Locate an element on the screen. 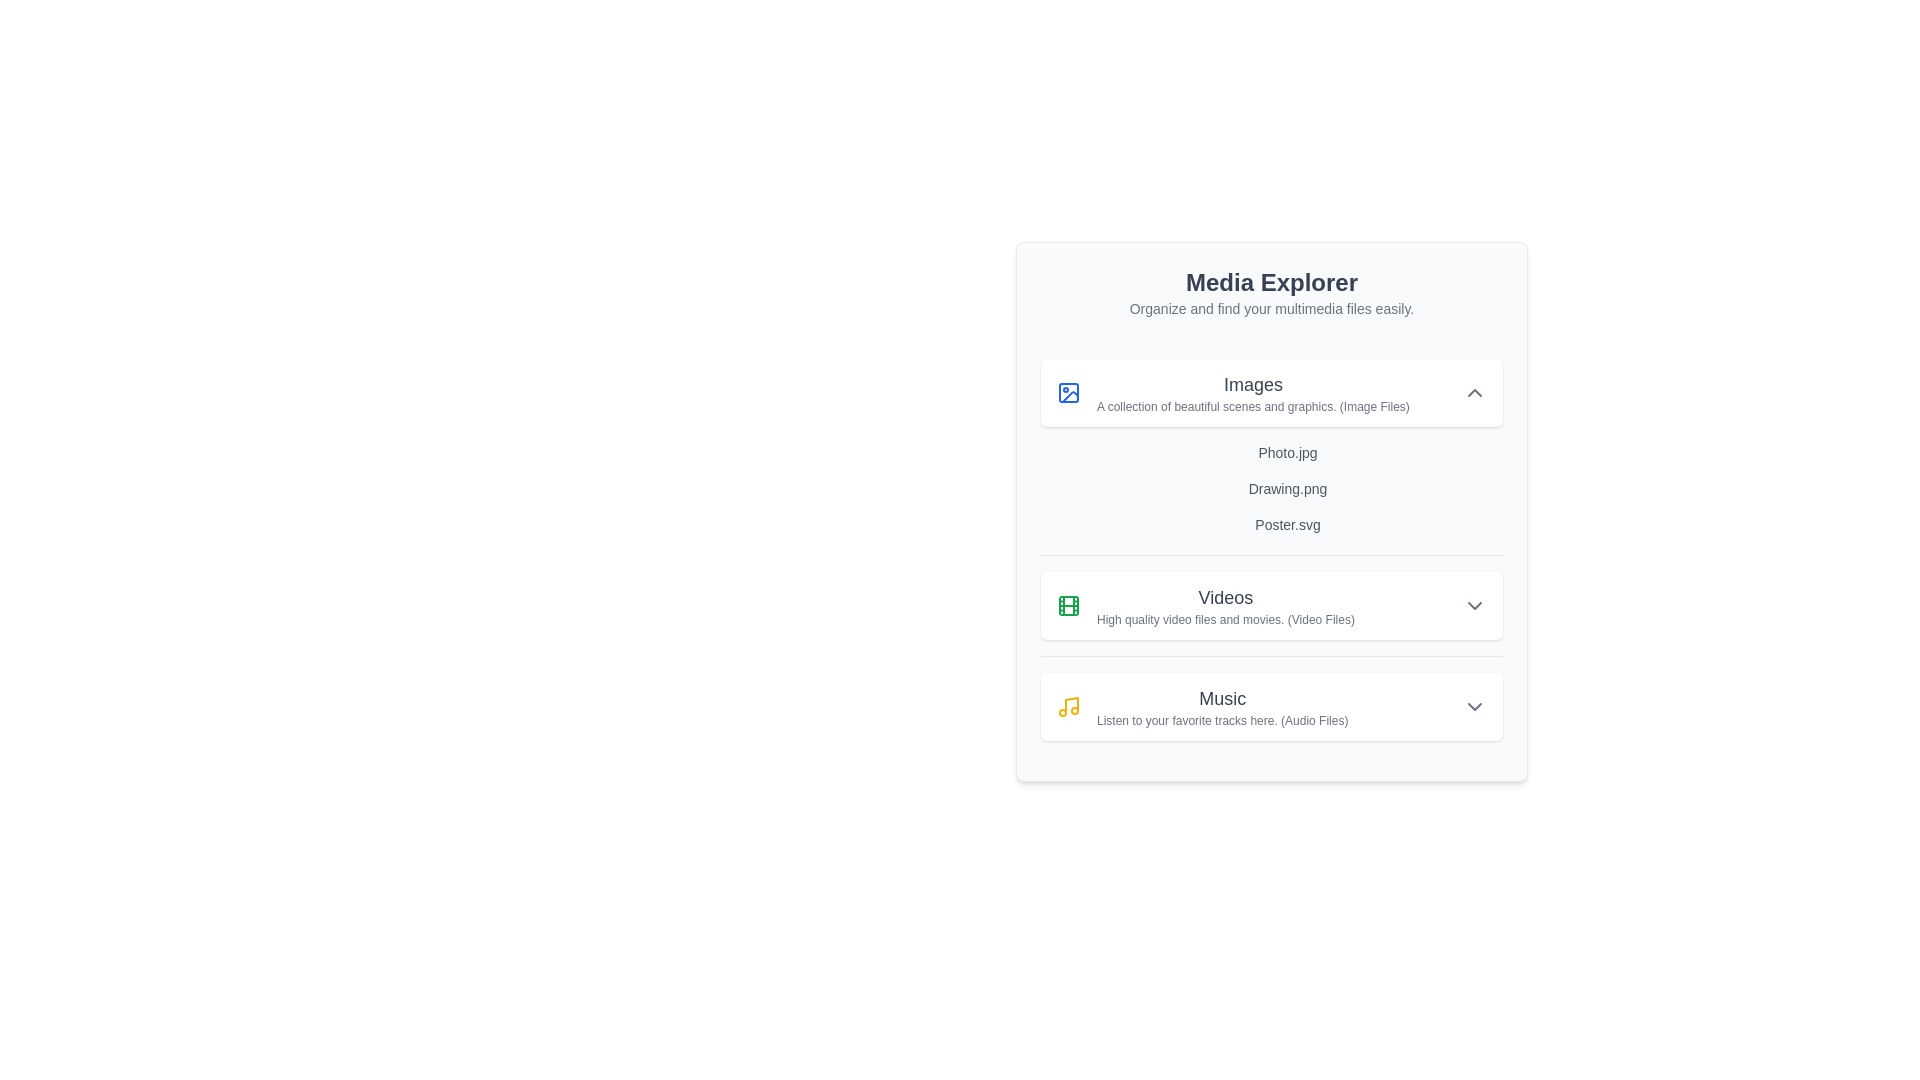 The height and width of the screenshot is (1080, 1920). the descriptive text label that reads 'High quality video files and movies. (Video Files)' located under the 'Videos' label in the 'Media Explorer' interface is located at coordinates (1224, 619).